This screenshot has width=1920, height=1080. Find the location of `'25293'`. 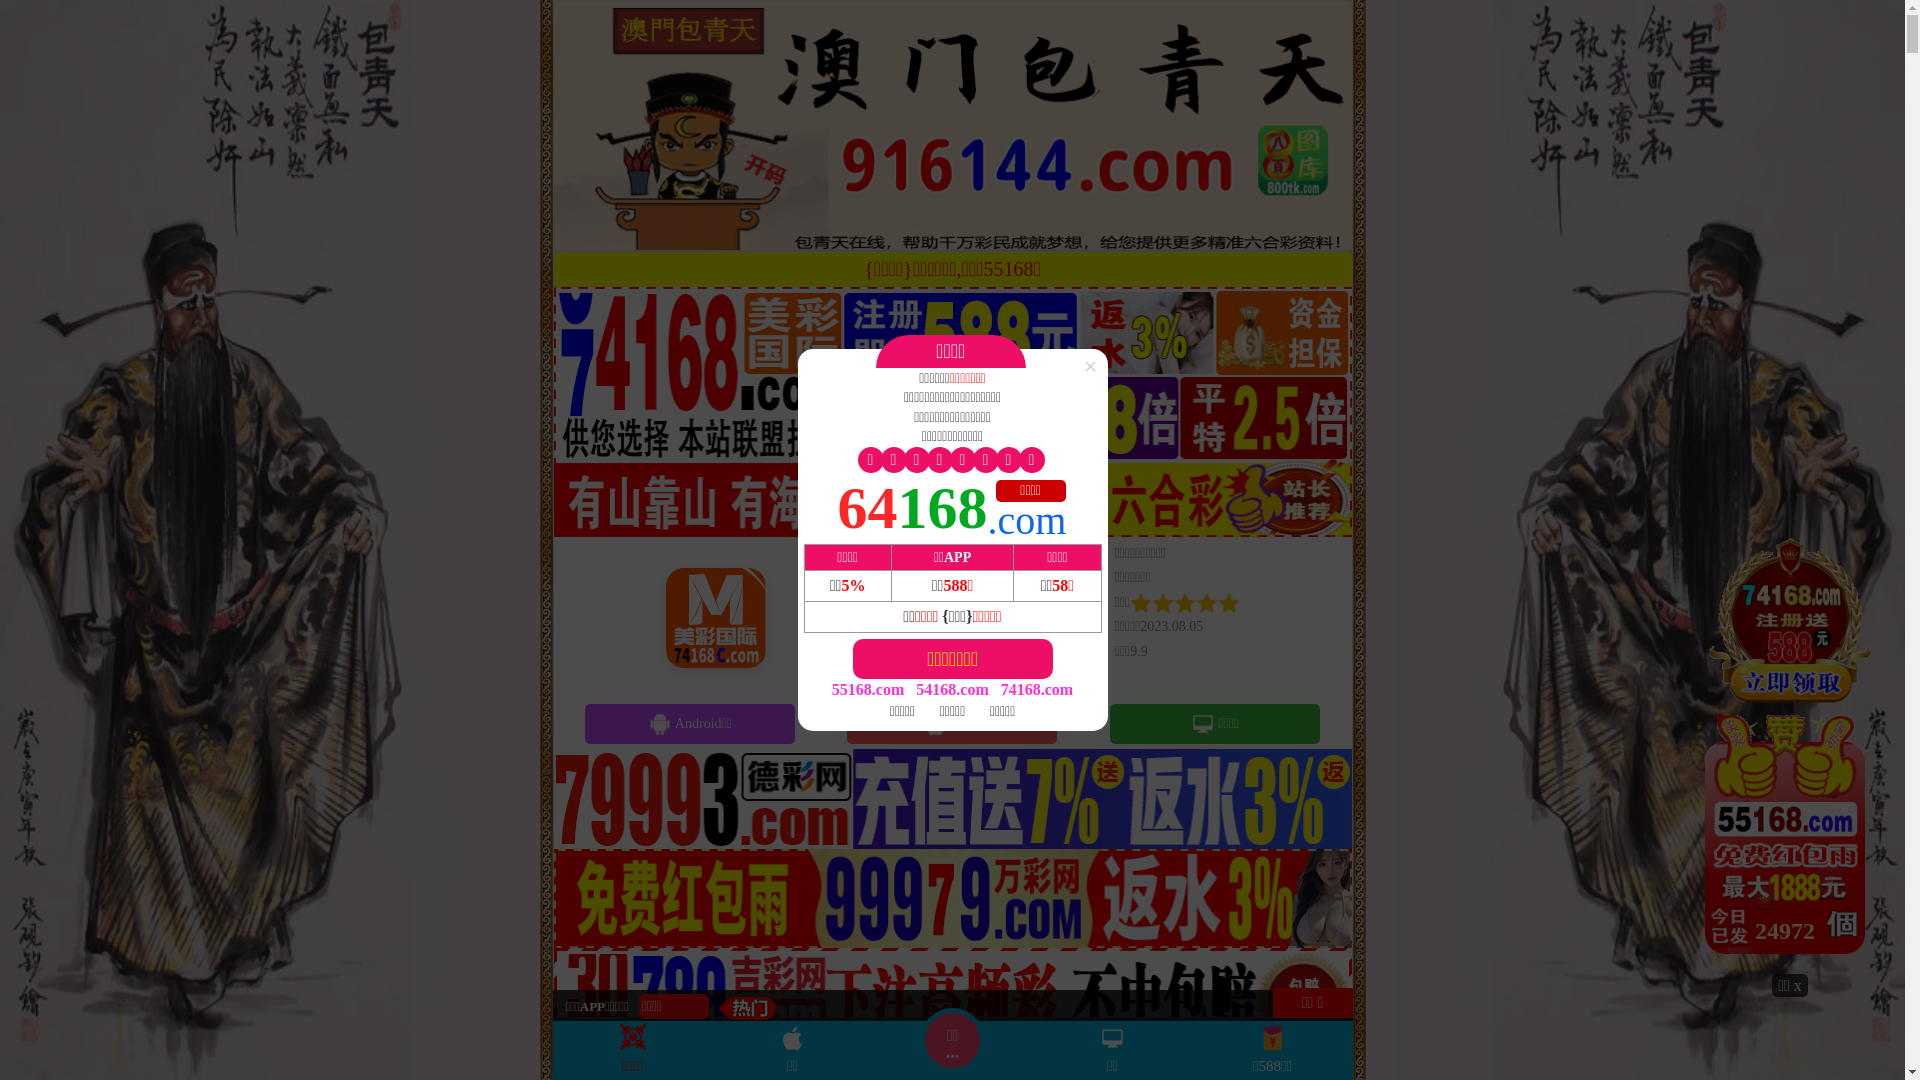

'25293' is located at coordinates (1790, 752).